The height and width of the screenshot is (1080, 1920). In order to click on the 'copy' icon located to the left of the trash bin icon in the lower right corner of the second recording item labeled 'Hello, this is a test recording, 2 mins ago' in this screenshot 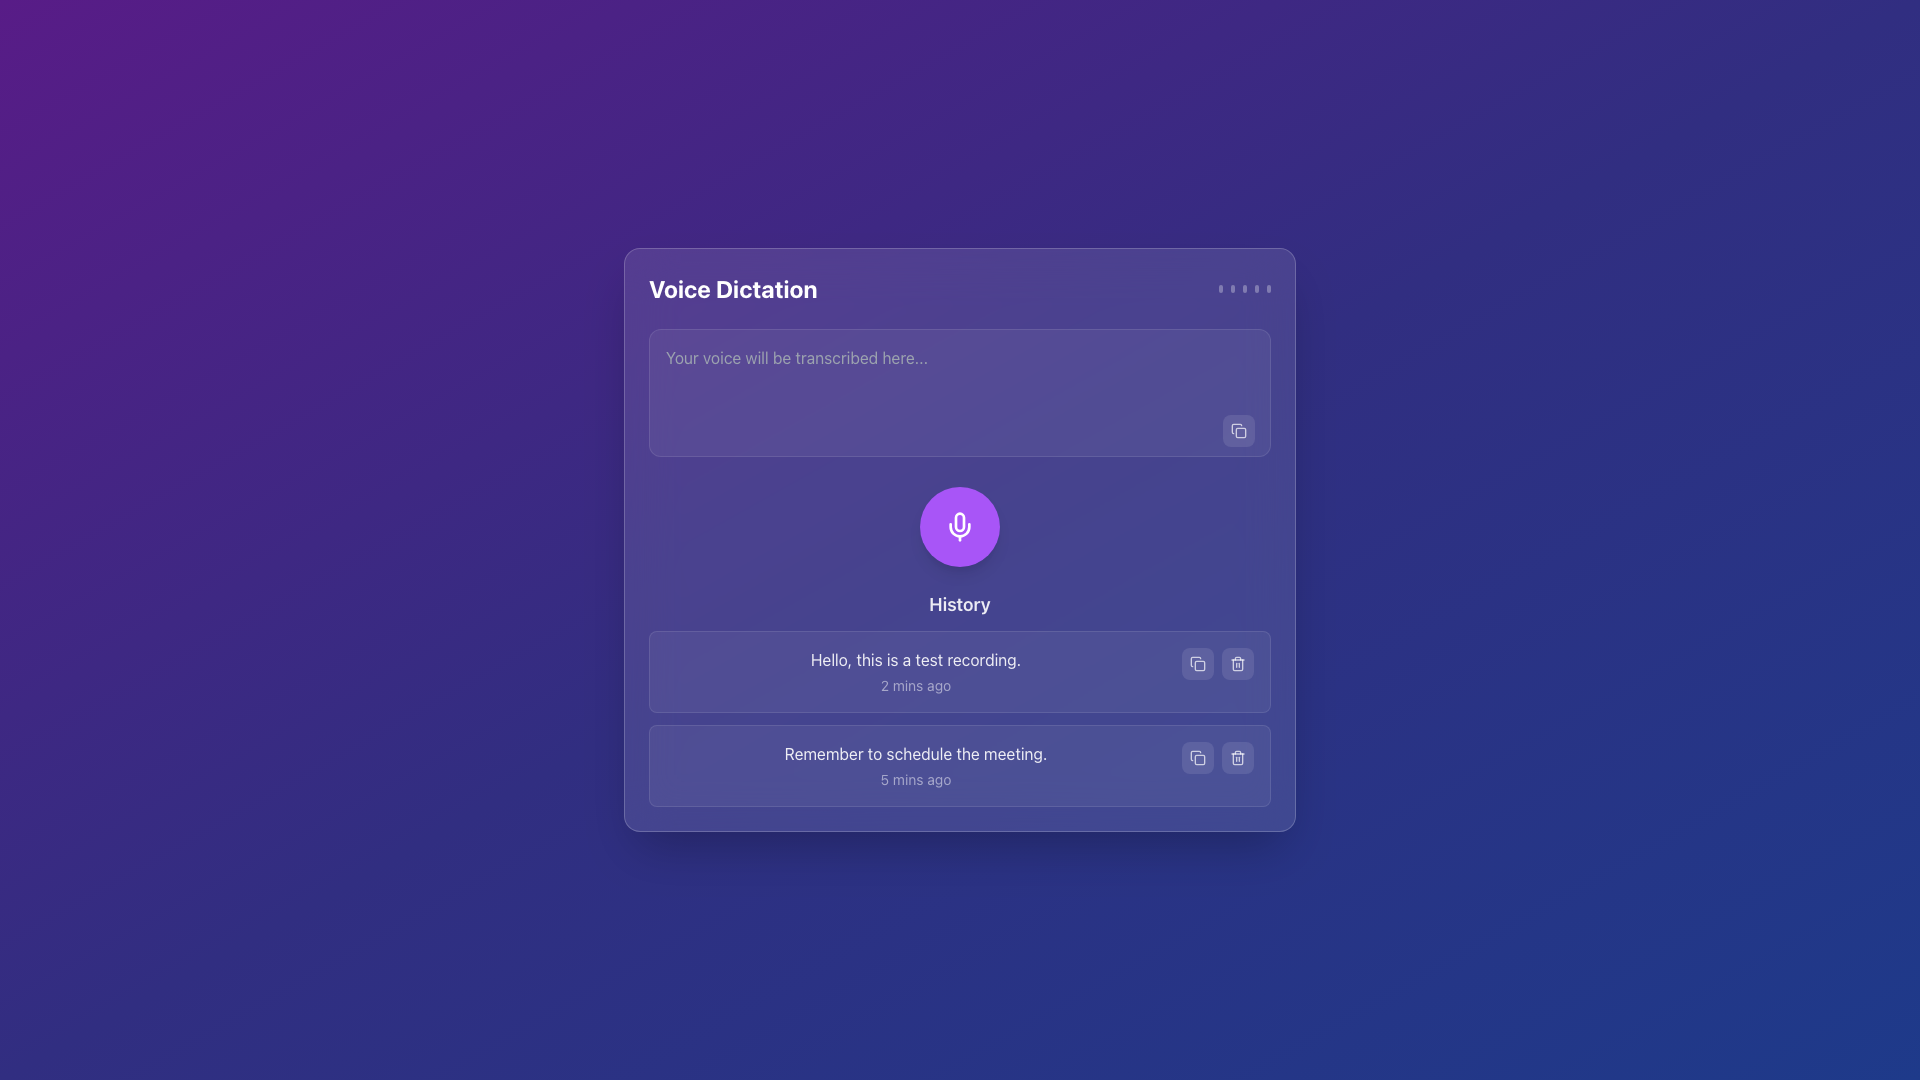, I will do `click(1195, 662)`.